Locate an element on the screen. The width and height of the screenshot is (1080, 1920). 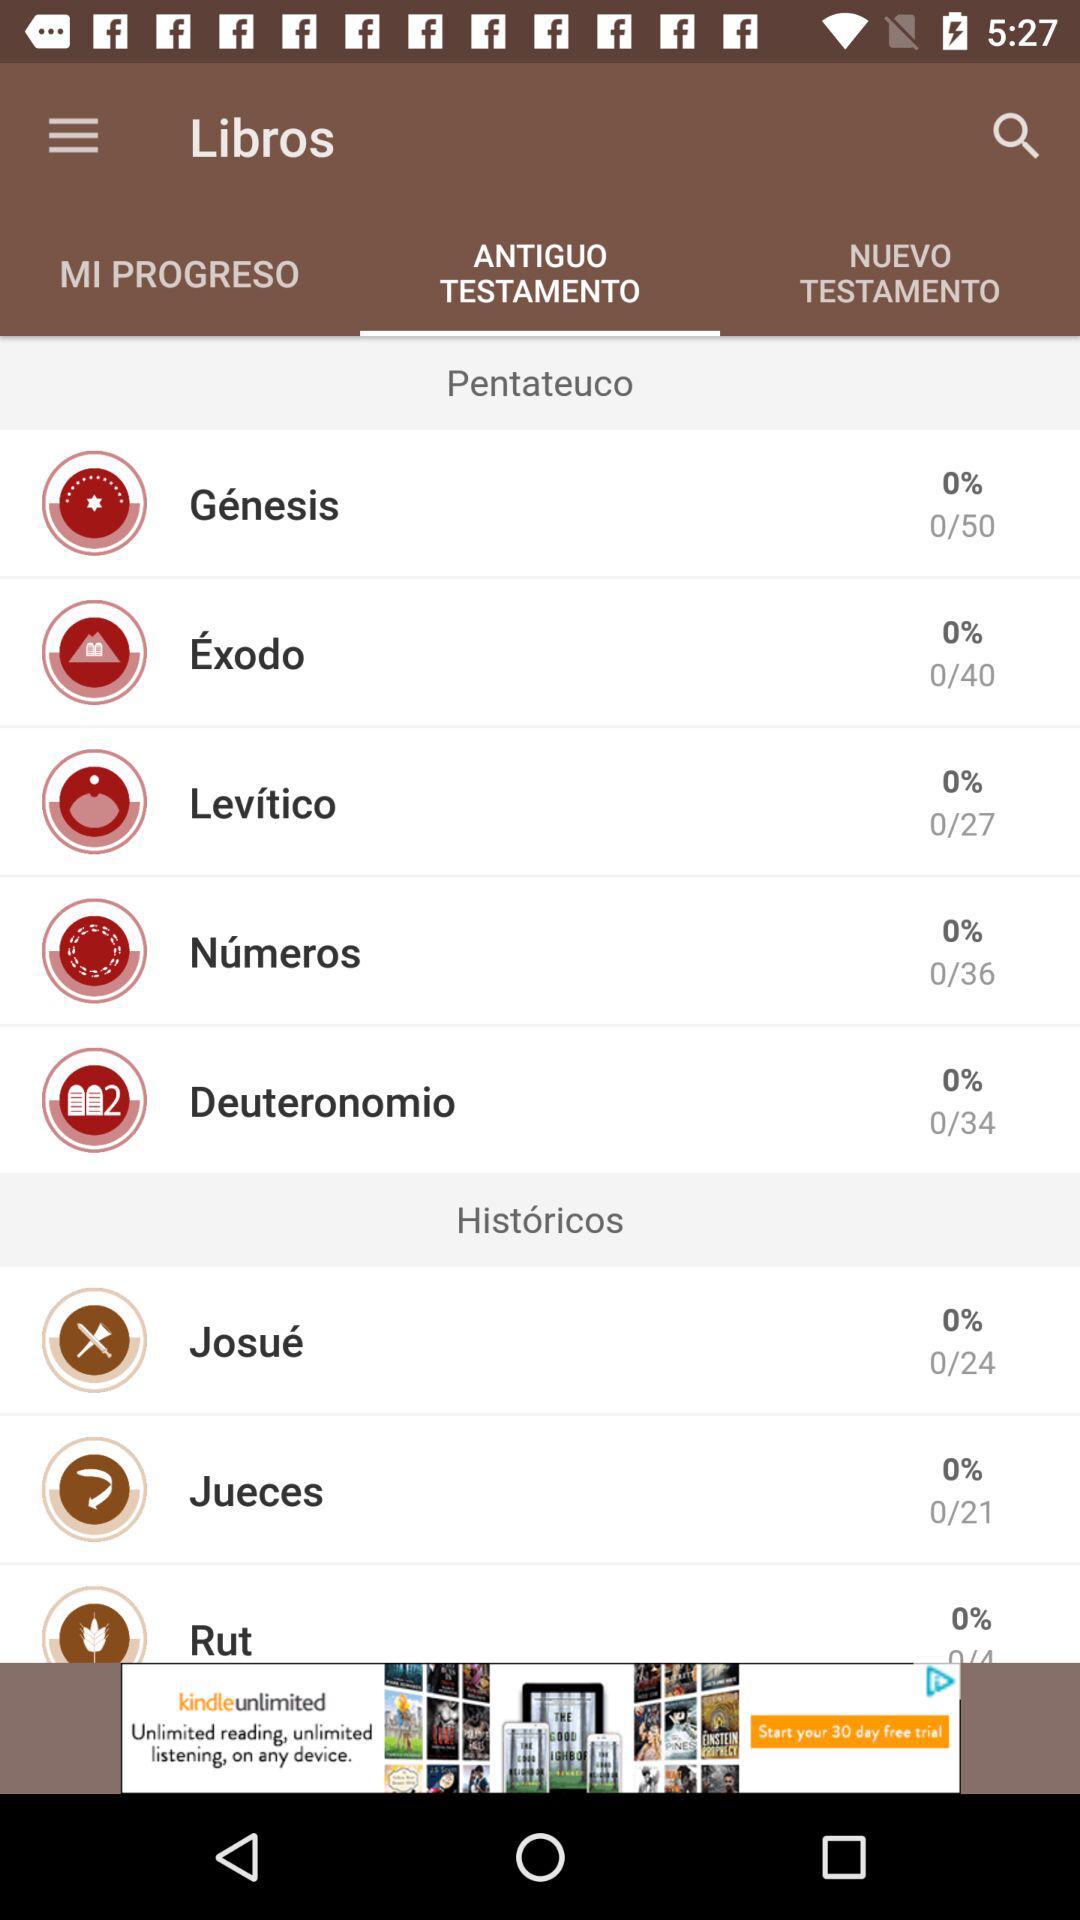
the deuteronomio is located at coordinates (321, 1099).